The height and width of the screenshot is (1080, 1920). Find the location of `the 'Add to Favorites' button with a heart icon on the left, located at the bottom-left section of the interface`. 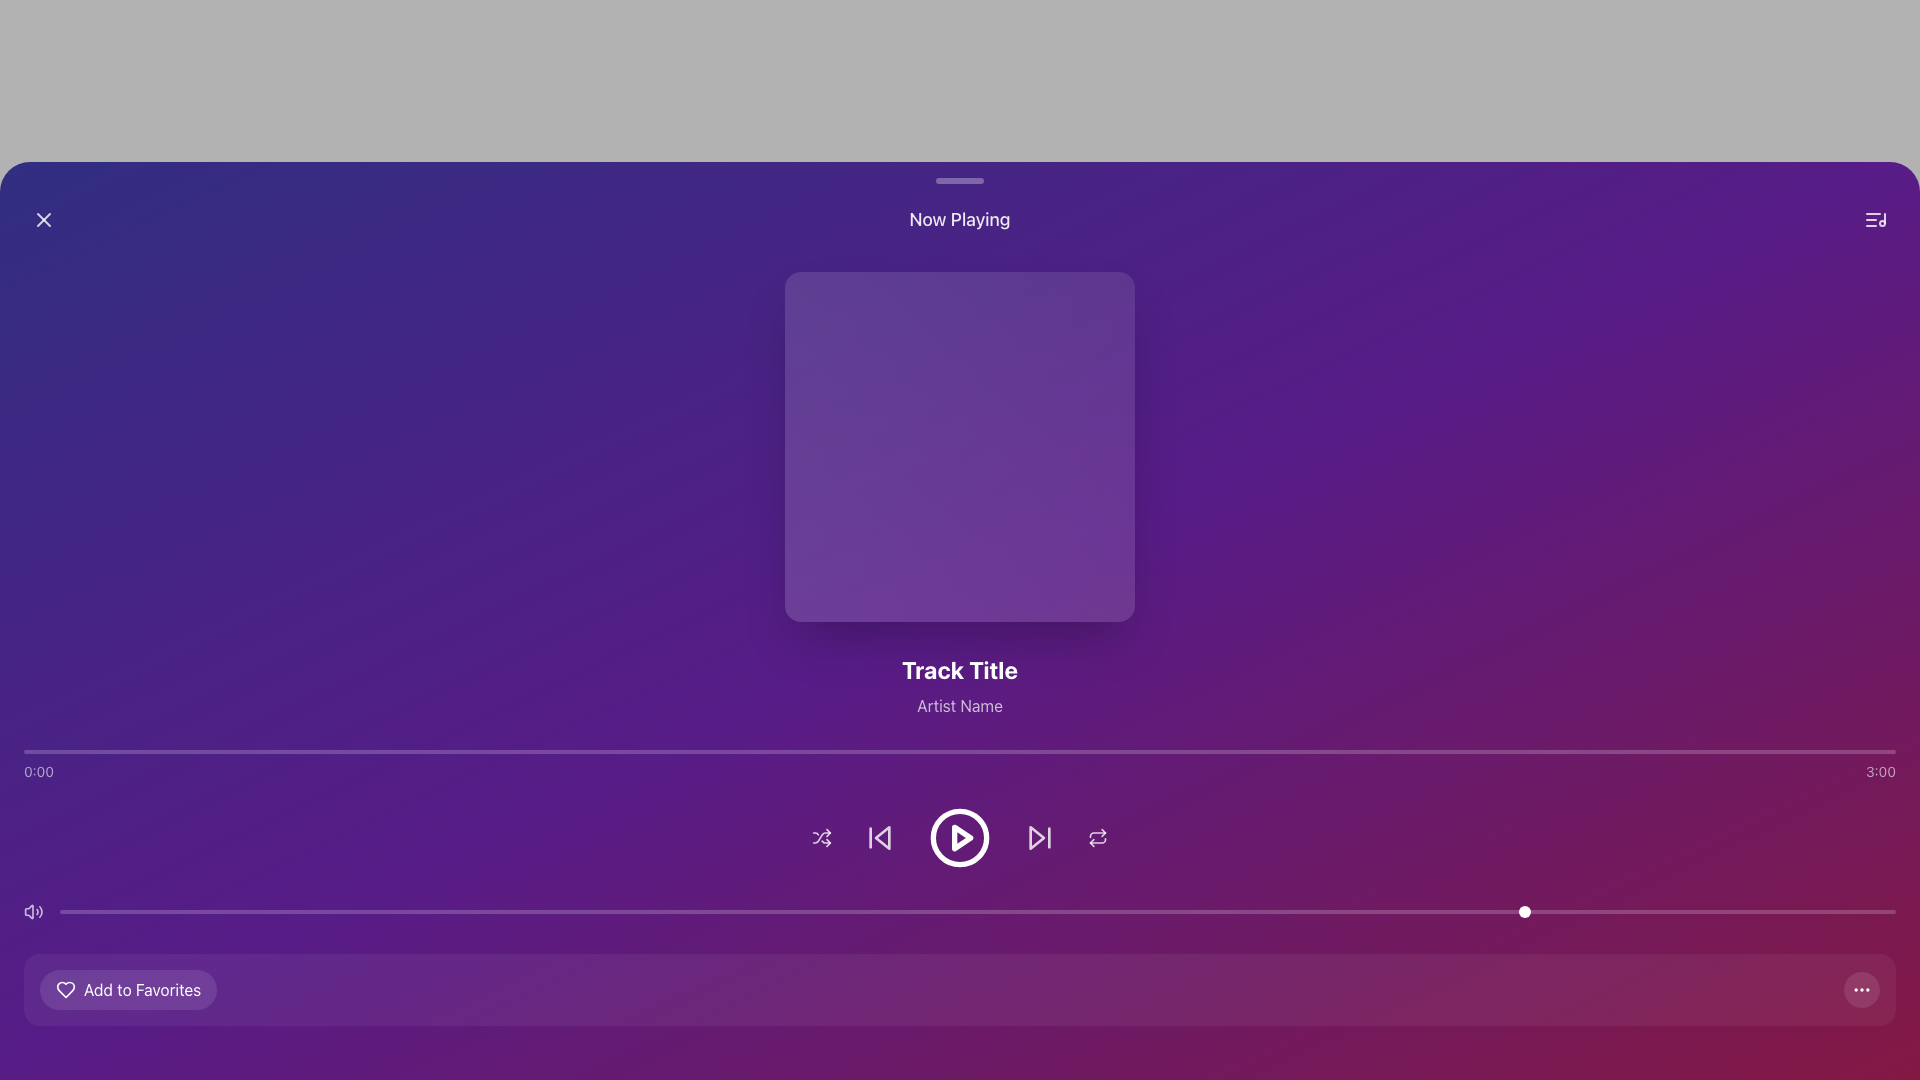

the 'Add to Favorites' button with a heart icon on the left, located at the bottom-left section of the interface is located at coordinates (127, 990).